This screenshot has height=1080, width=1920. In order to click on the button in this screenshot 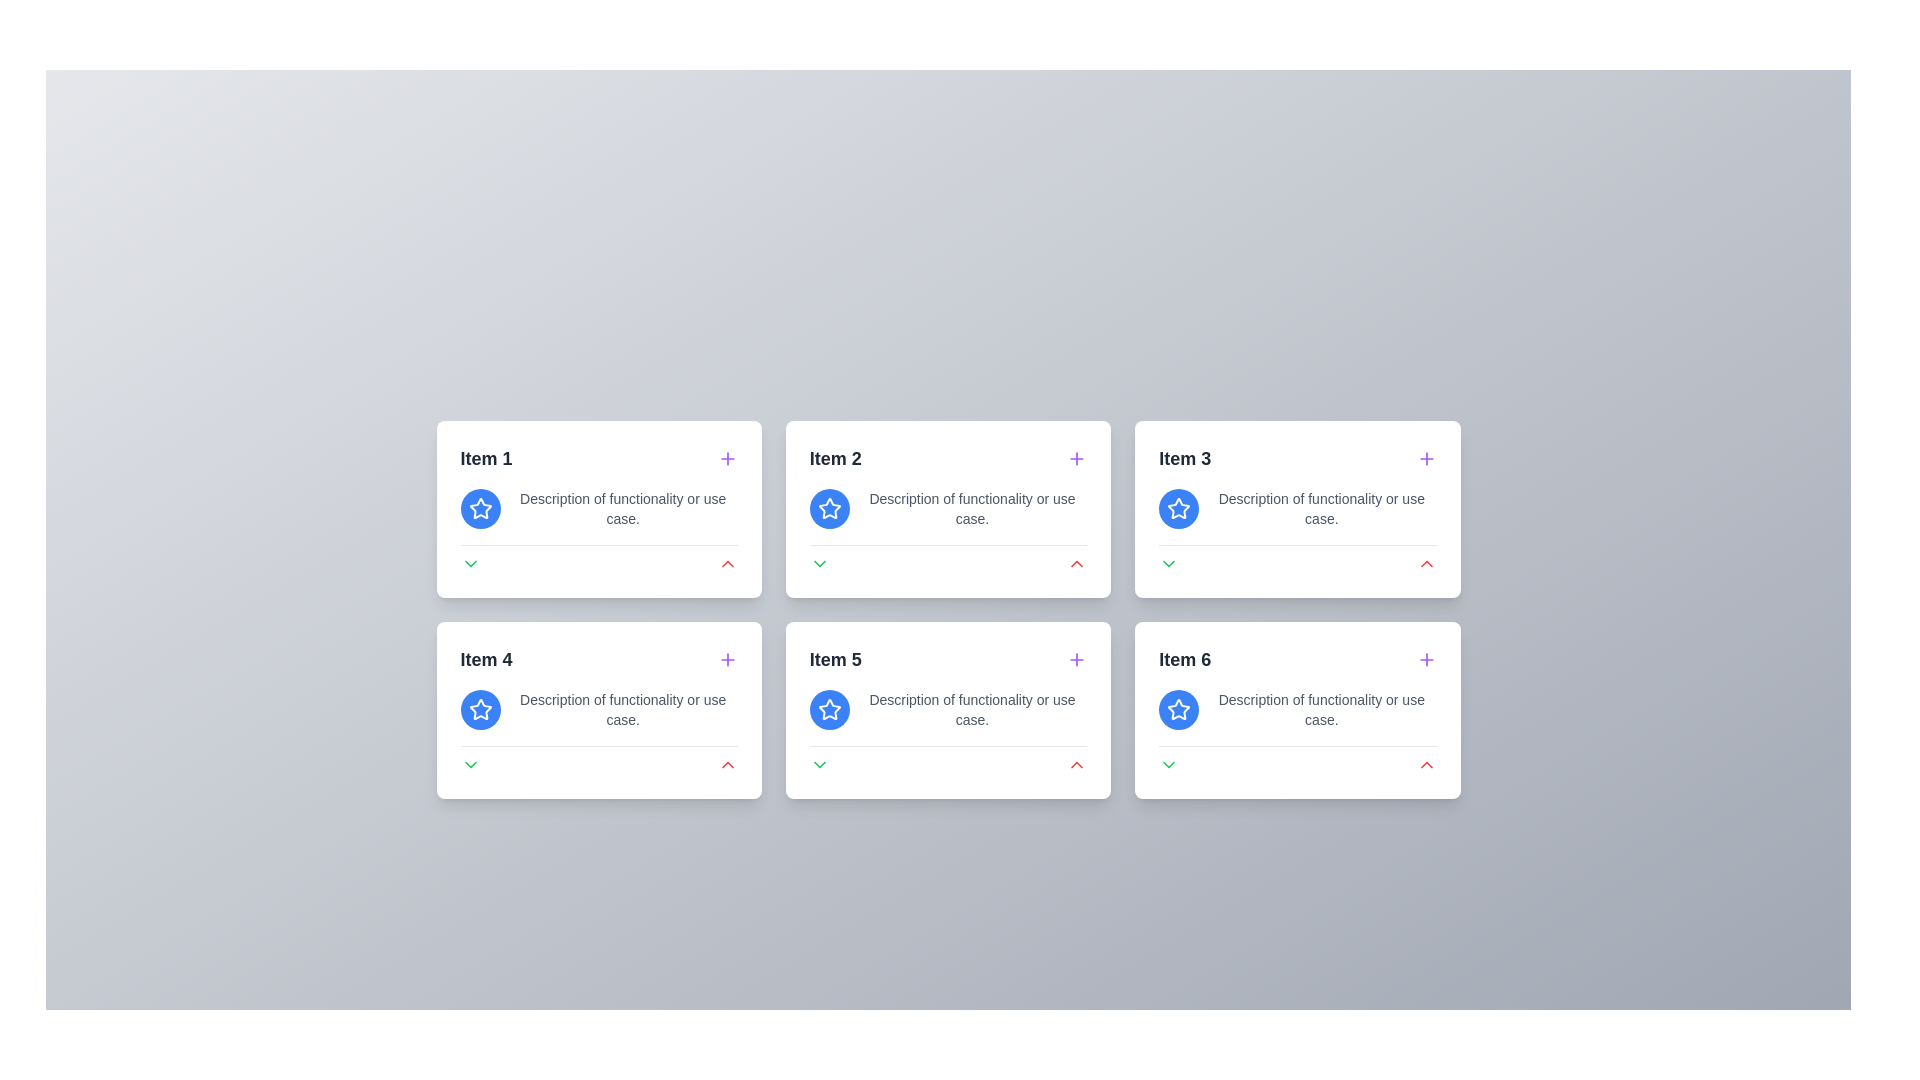, I will do `click(819, 764)`.